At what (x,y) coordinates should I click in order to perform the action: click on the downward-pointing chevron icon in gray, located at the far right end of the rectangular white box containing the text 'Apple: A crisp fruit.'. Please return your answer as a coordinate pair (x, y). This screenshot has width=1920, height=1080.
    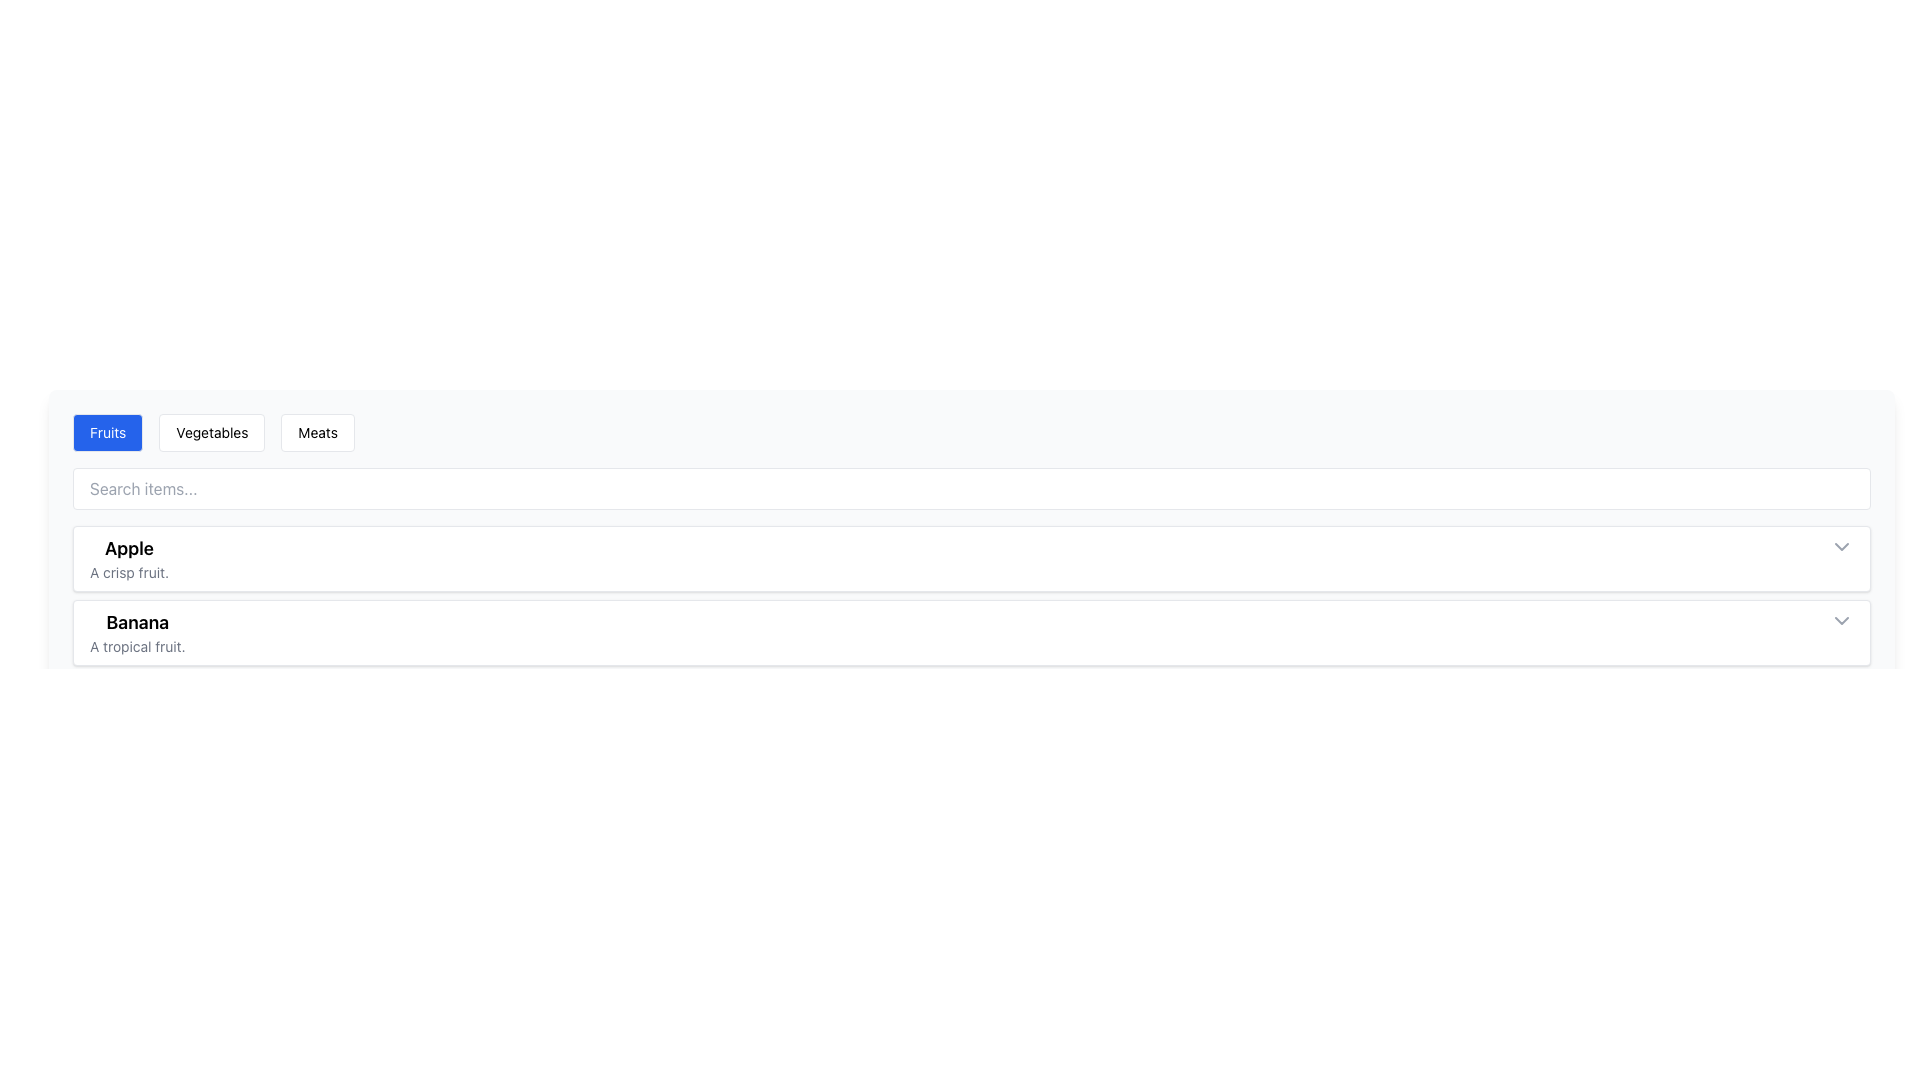
    Looking at the image, I should click on (1841, 547).